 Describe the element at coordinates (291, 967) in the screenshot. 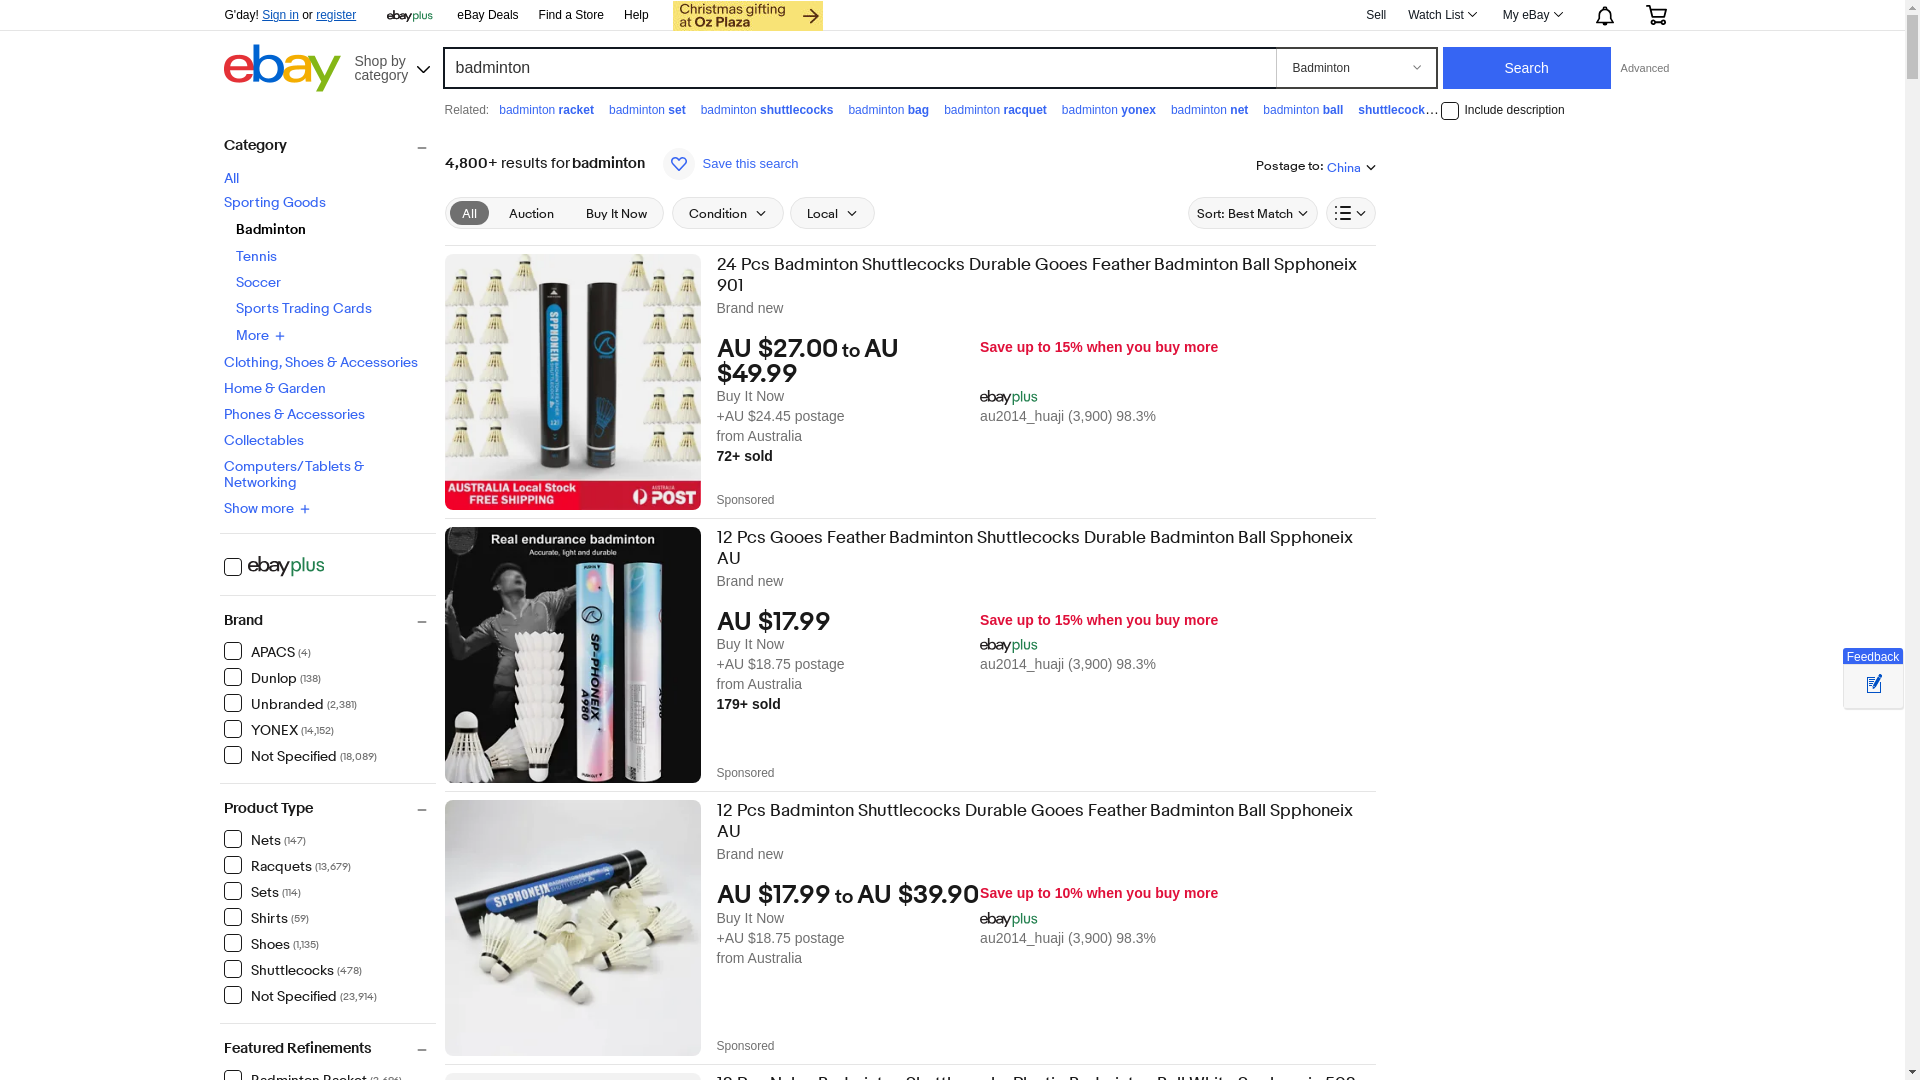

I see `'Shuttlecocks` at that location.